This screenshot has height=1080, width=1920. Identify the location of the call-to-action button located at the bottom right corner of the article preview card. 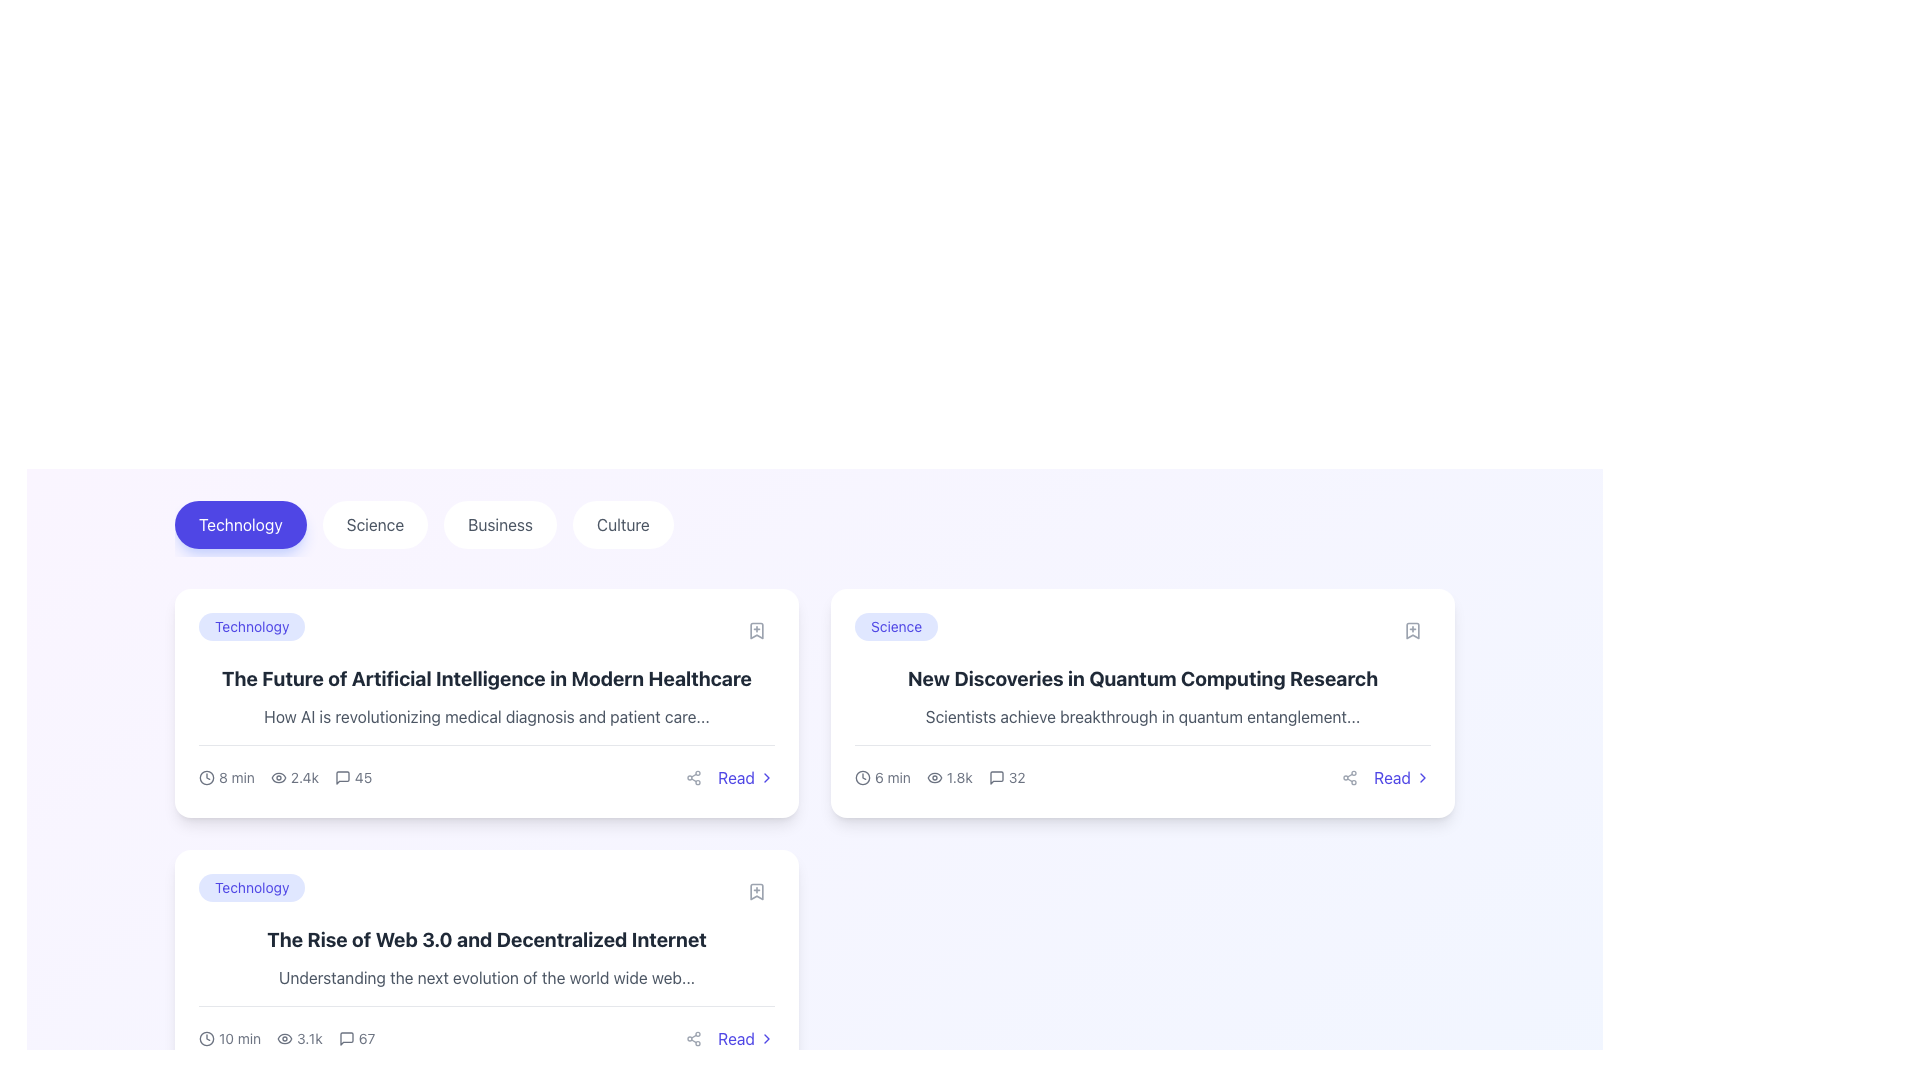
(745, 1037).